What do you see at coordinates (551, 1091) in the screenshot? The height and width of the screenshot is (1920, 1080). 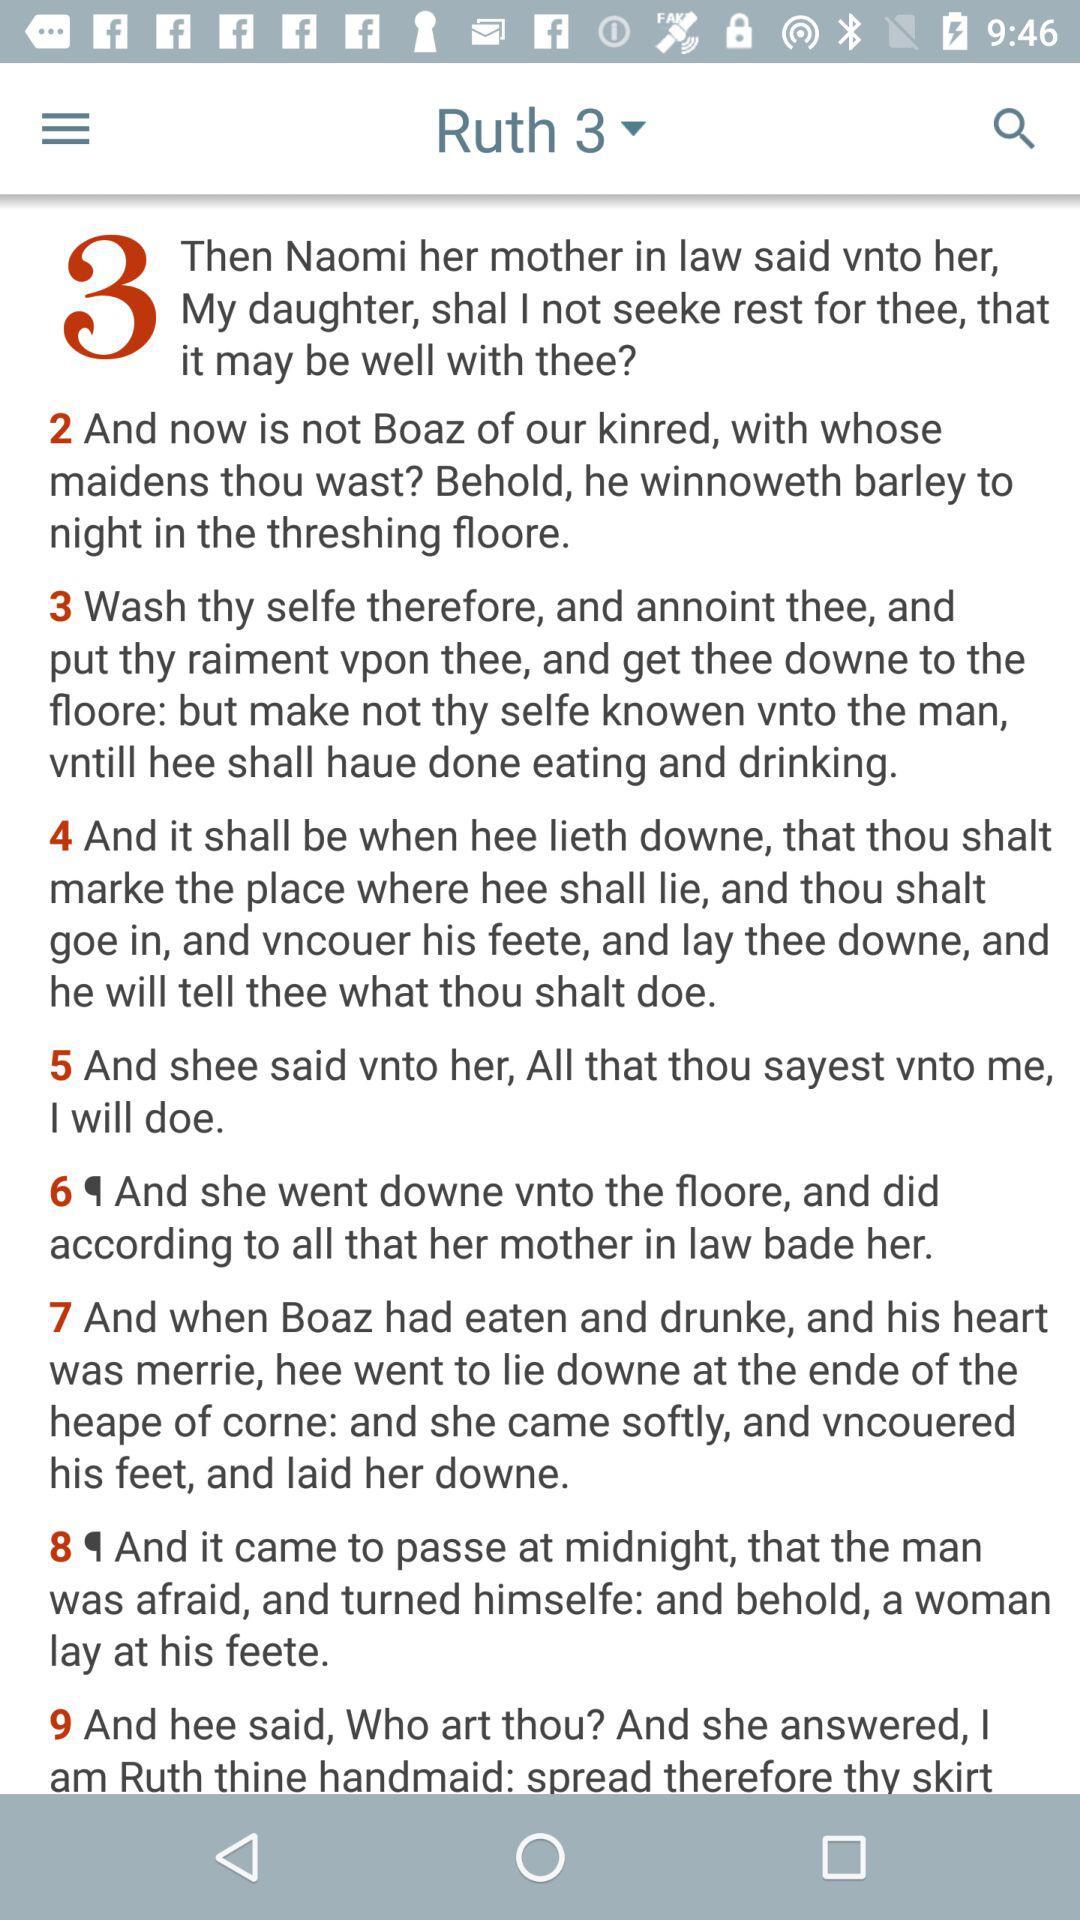 I see `item below 4 and it` at bounding box center [551, 1091].